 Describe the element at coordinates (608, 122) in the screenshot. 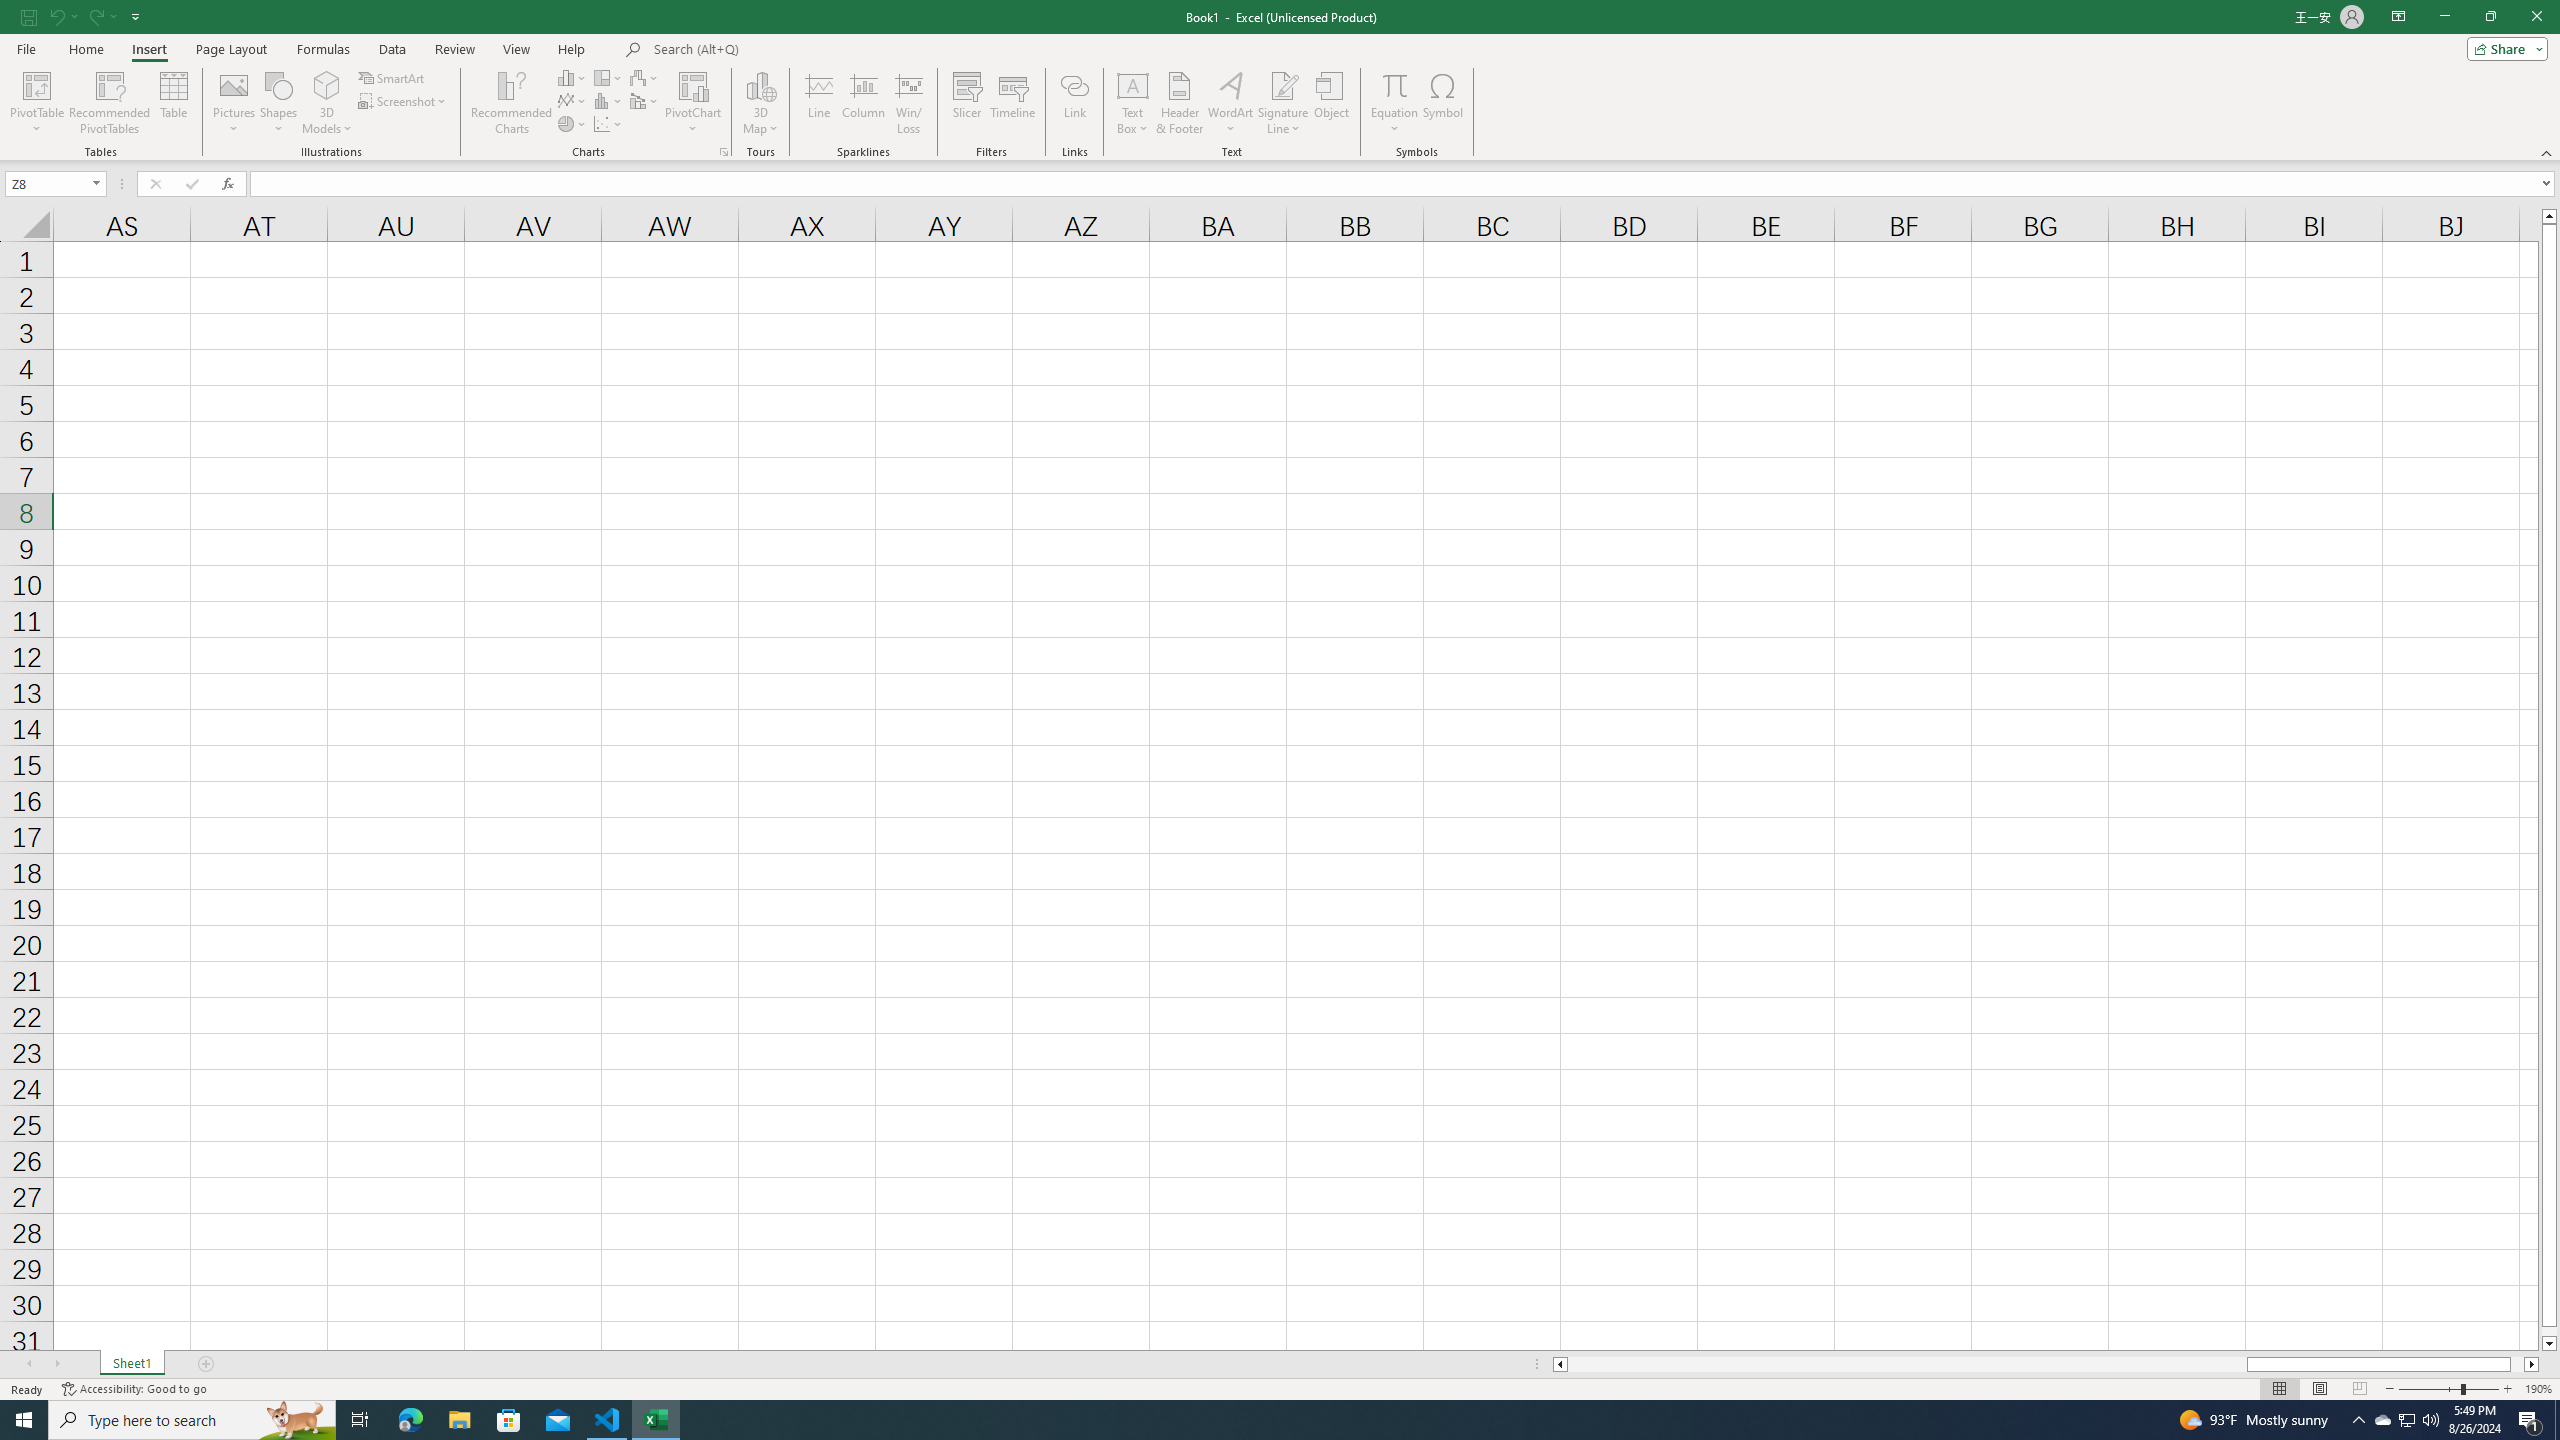

I see `'Insert Scatter (X, Y) or Bubble Chart'` at that location.